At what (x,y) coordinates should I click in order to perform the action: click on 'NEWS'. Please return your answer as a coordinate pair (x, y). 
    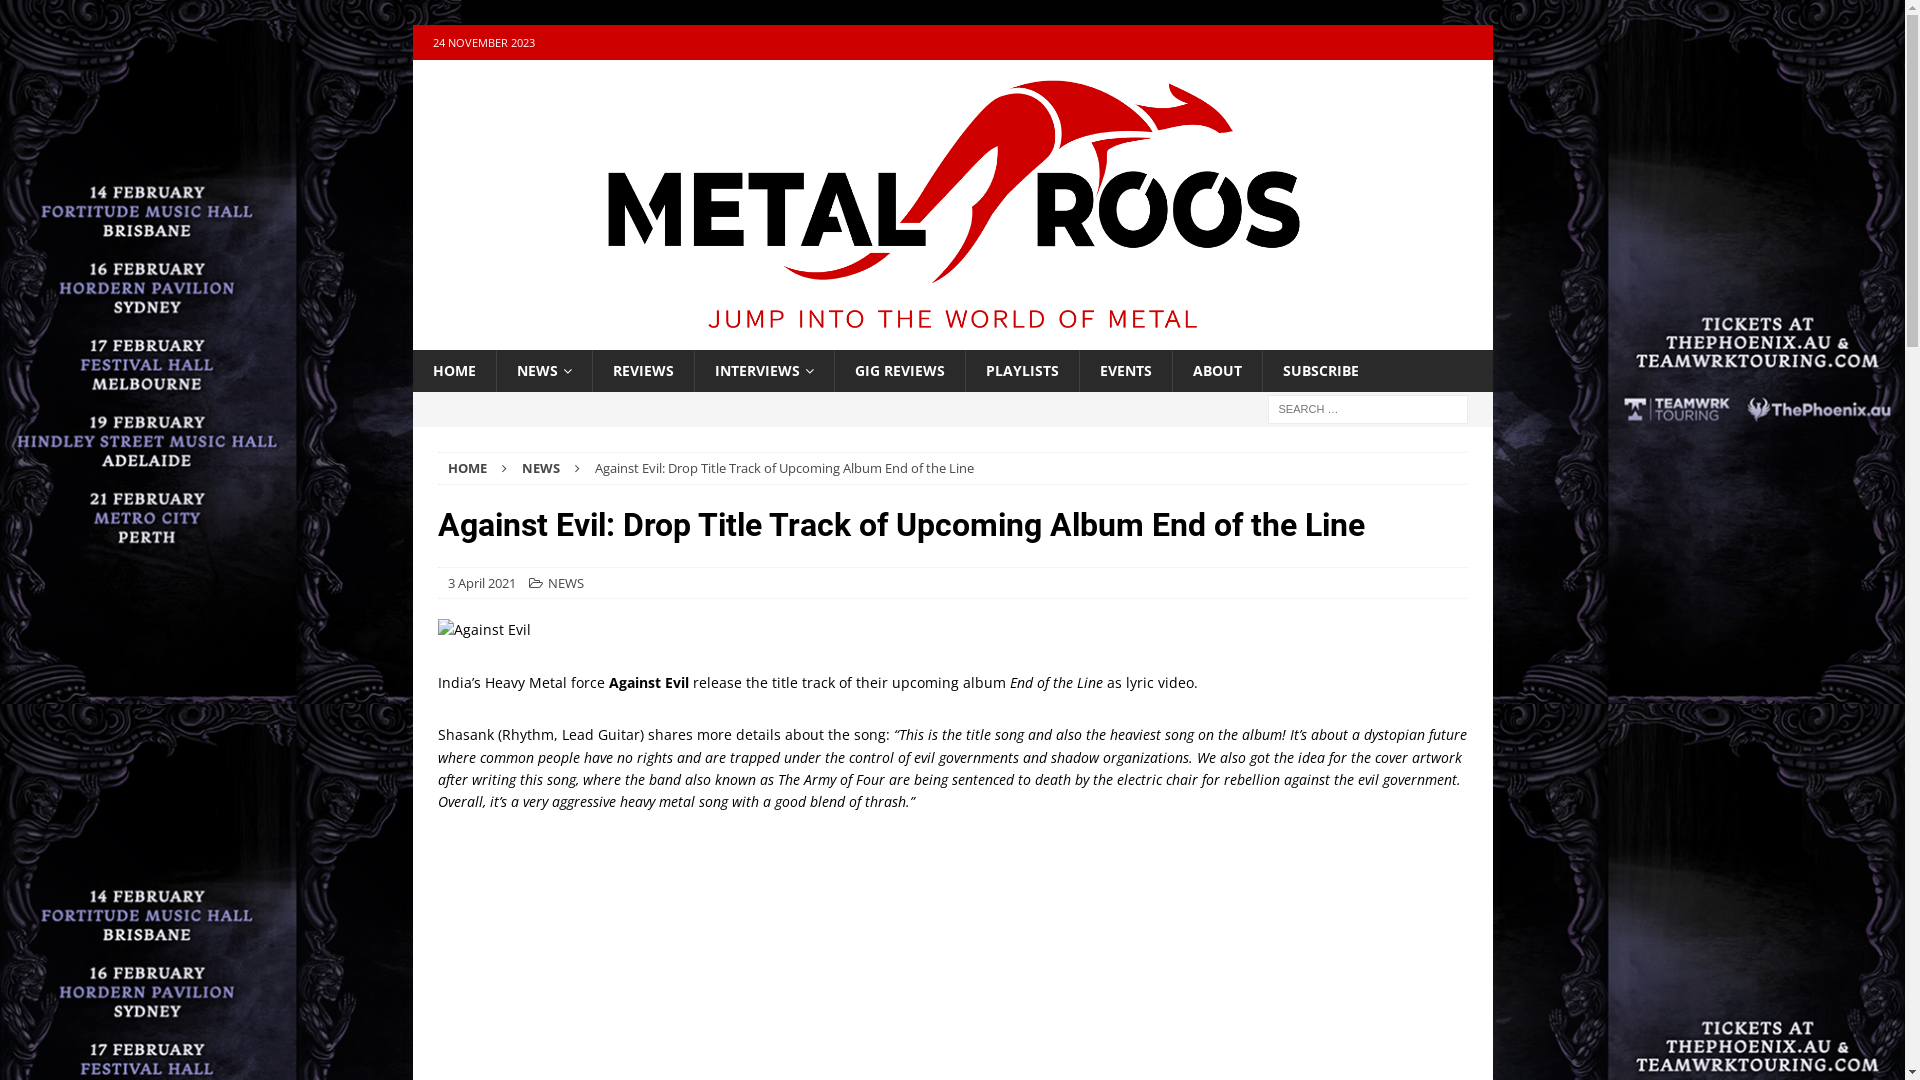
    Looking at the image, I should click on (522, 467).